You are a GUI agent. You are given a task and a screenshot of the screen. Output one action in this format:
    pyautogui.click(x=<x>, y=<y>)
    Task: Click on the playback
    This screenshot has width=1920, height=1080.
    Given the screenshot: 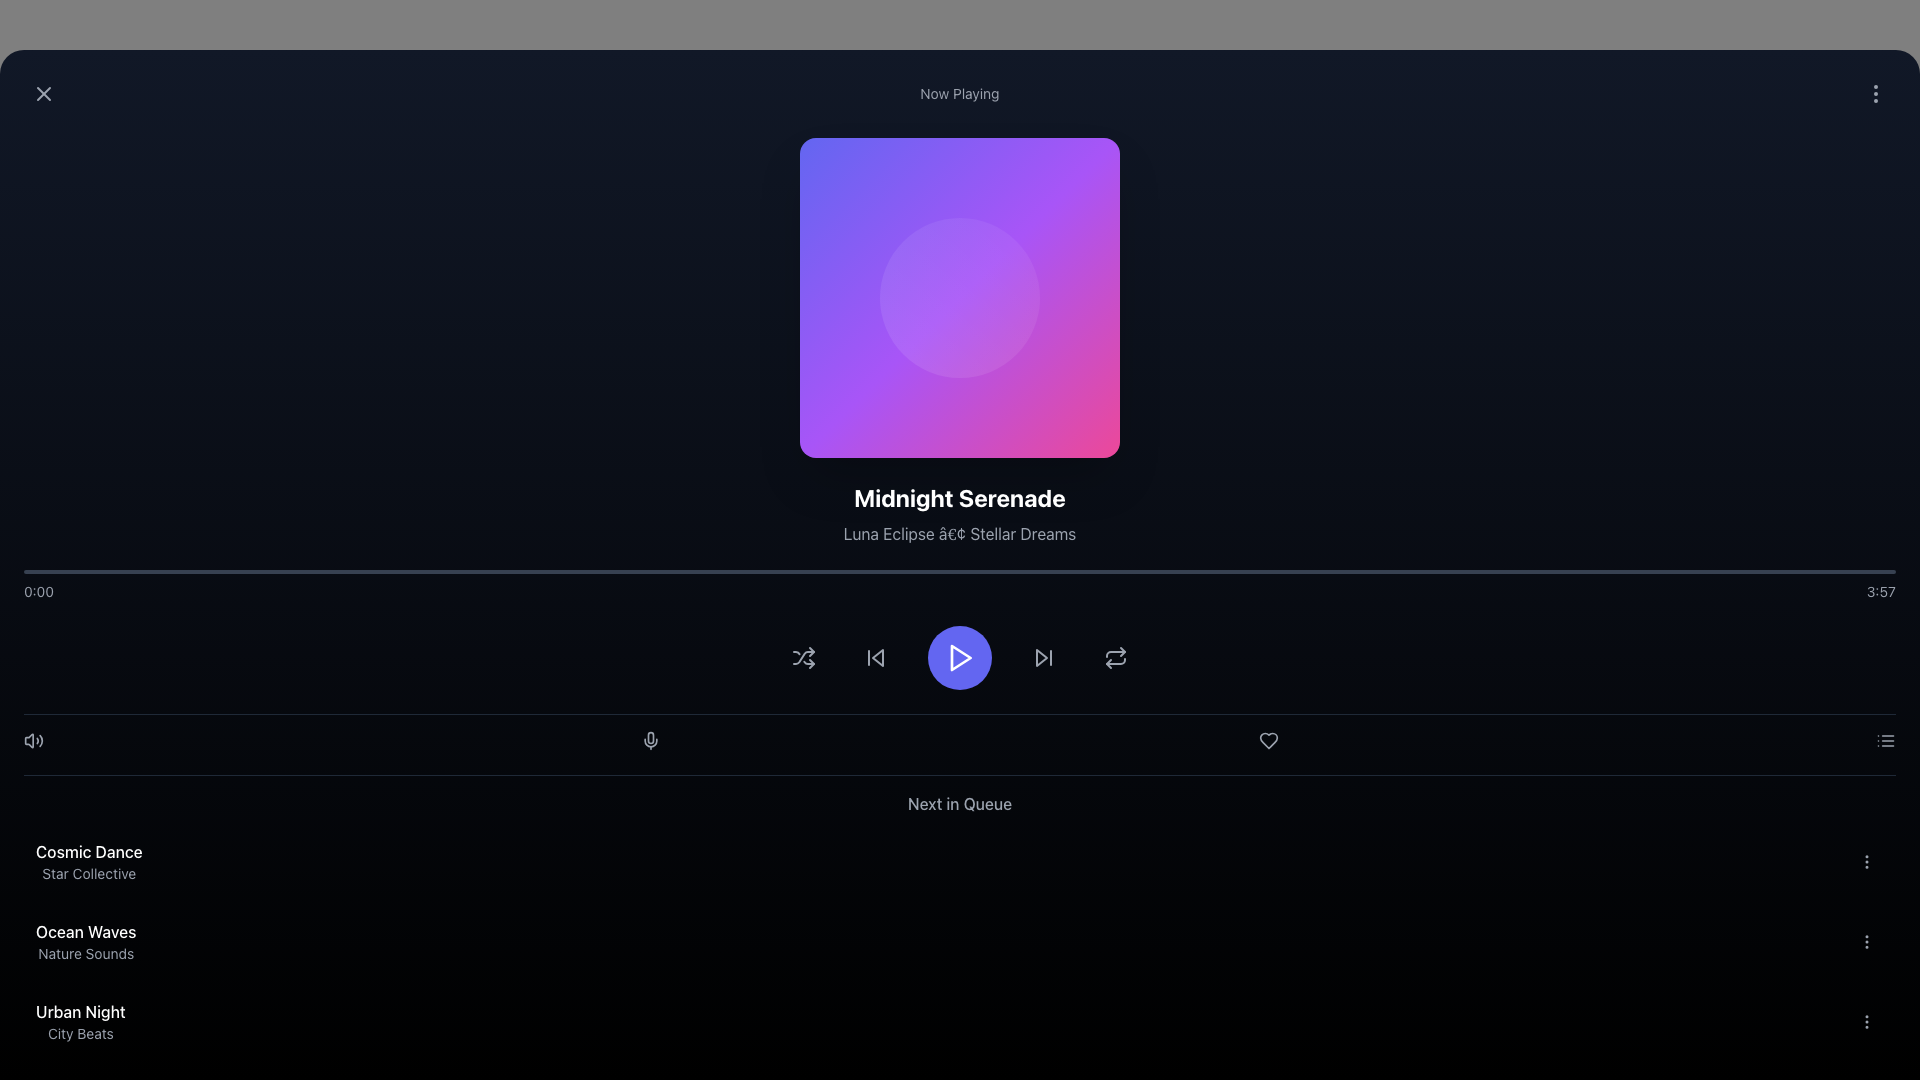 What is the action you would take?
    pyautogui.click(x=781, y=571)
    